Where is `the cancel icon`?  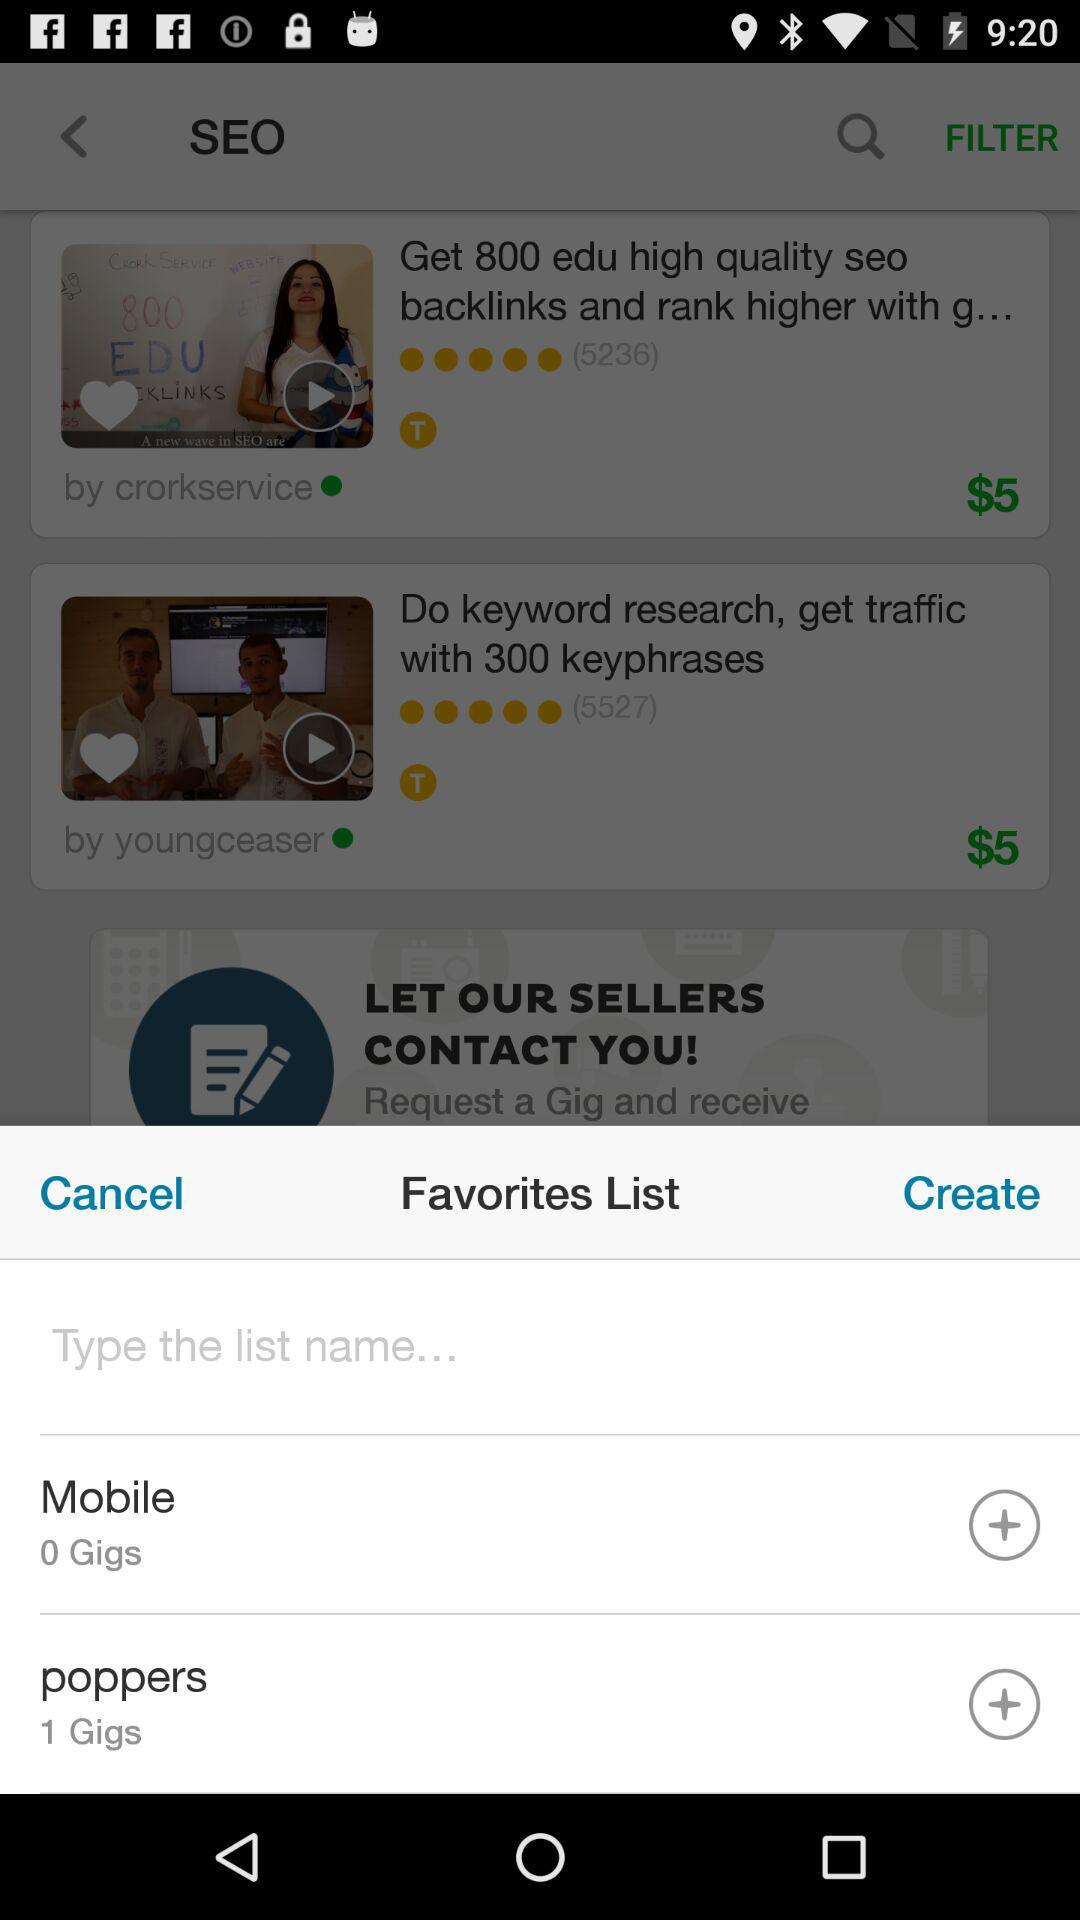
the cancel icon is located at coordinates (111, 1192).